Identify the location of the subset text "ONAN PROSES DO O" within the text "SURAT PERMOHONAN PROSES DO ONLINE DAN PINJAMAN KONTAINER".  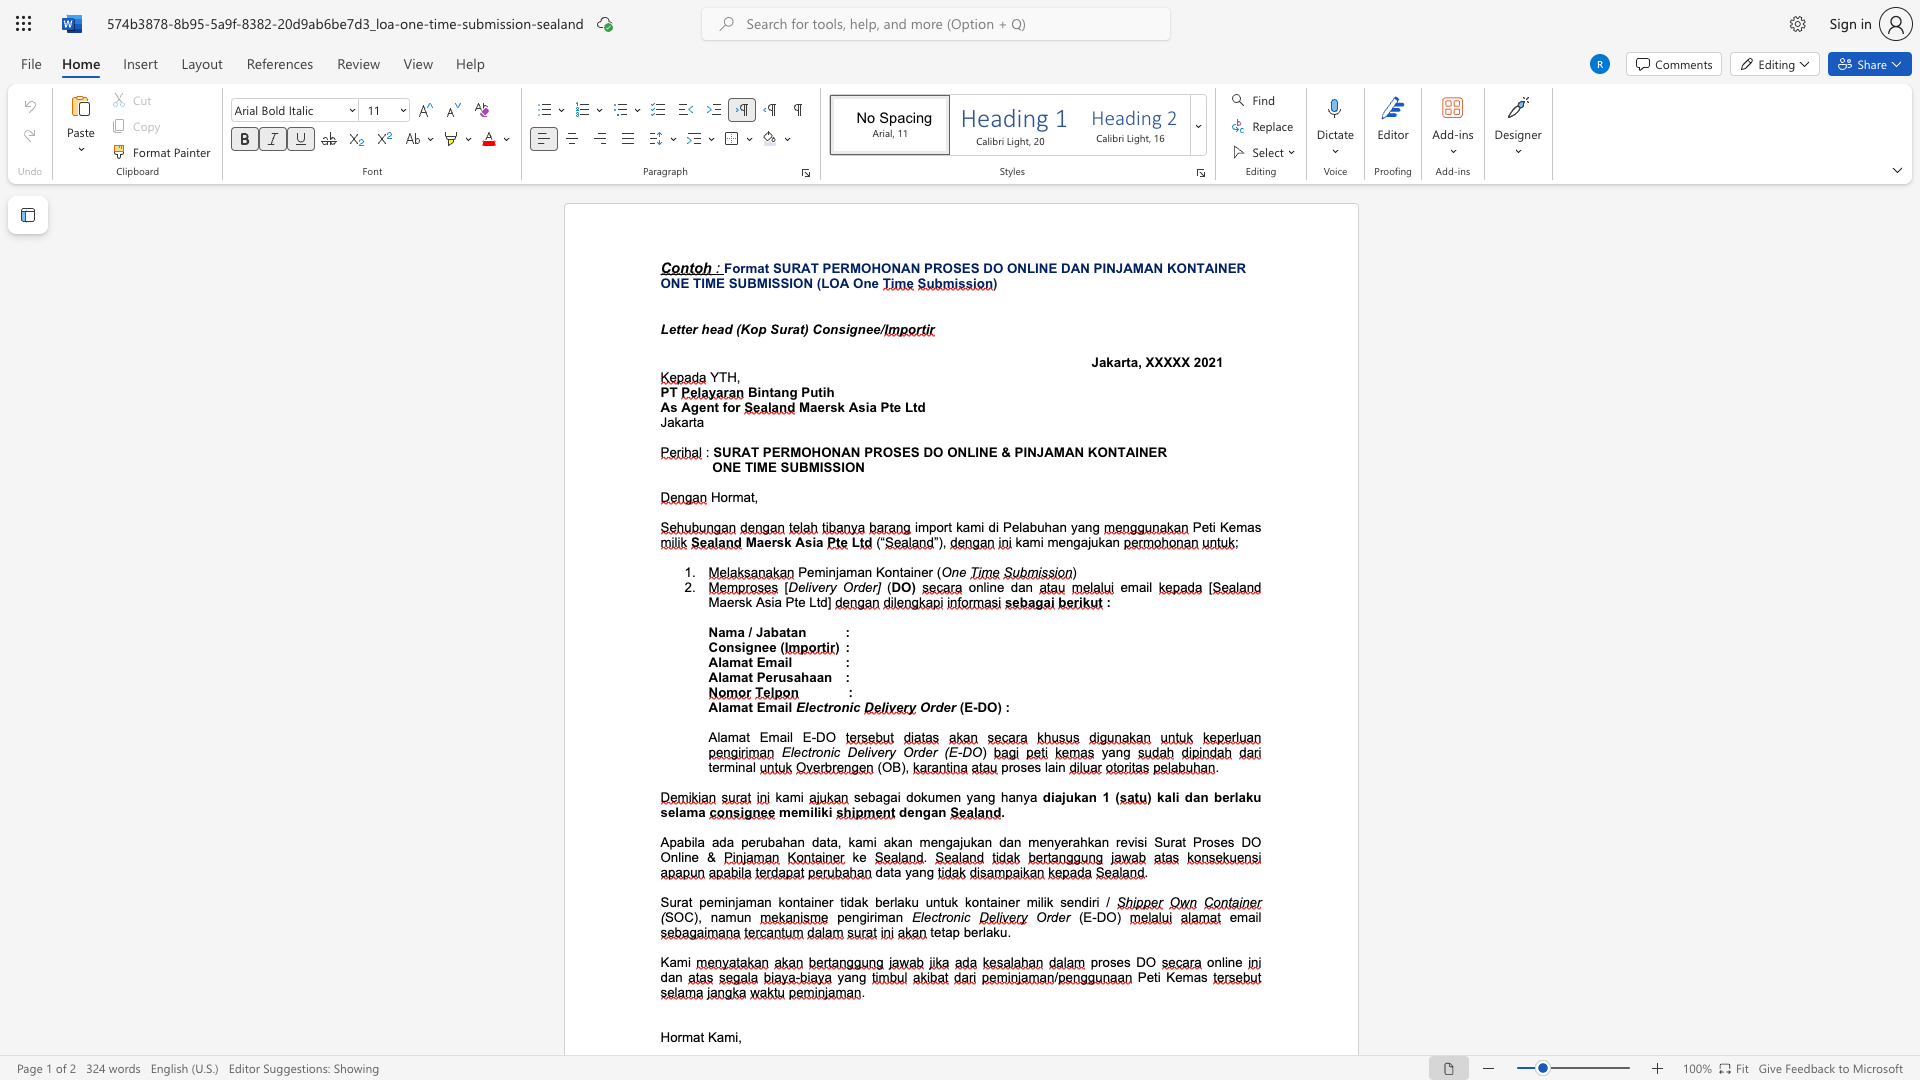
(880, 267).